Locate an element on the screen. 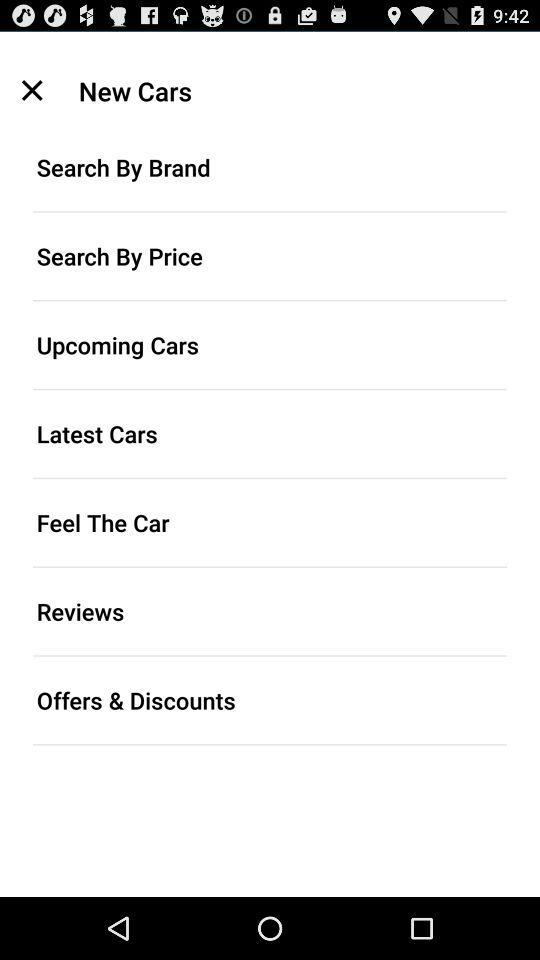 The width and height of the screenshot is (540, 960). icon next to new cars is located at coordinates (31, 90).